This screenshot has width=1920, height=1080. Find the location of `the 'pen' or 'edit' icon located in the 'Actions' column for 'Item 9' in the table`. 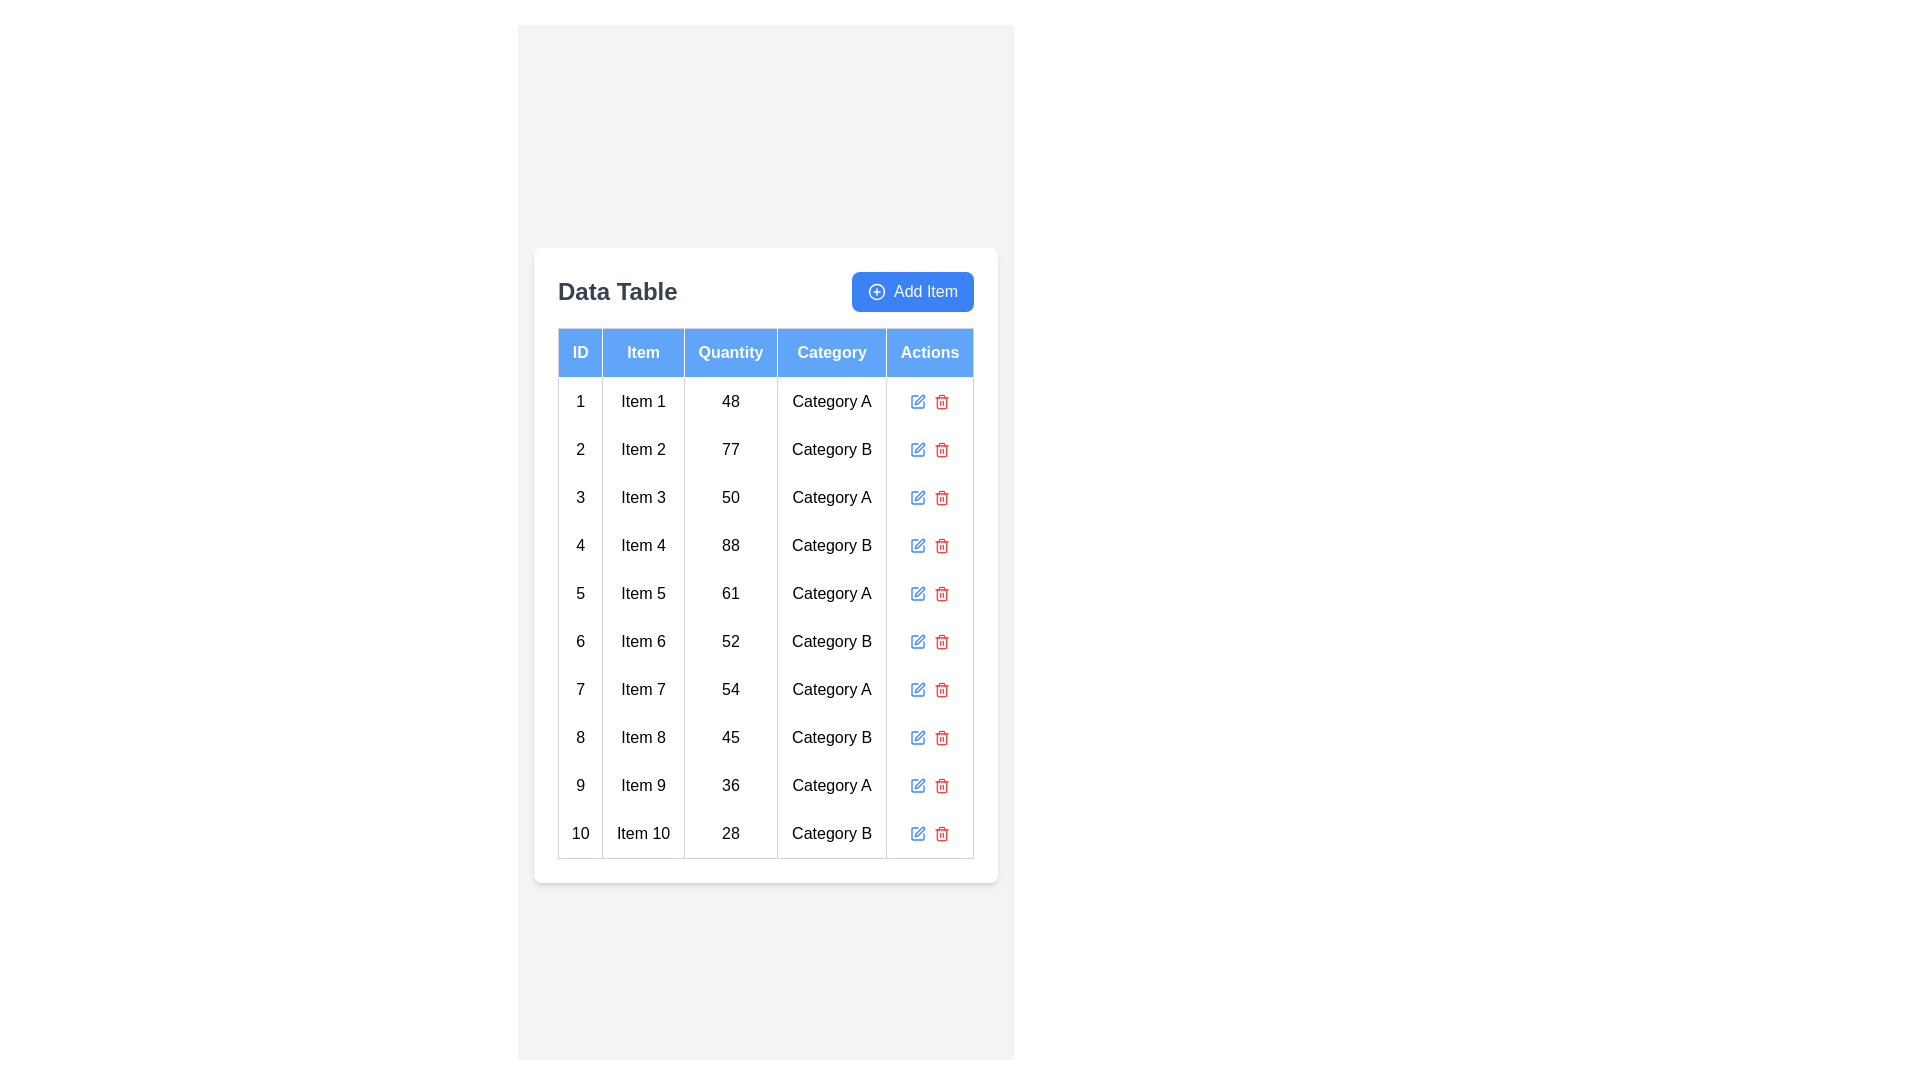

the 'pen' or 'edit' icon located in the 'Actions' column for 'Item 9' in the table is located at coordinates (917, 784).